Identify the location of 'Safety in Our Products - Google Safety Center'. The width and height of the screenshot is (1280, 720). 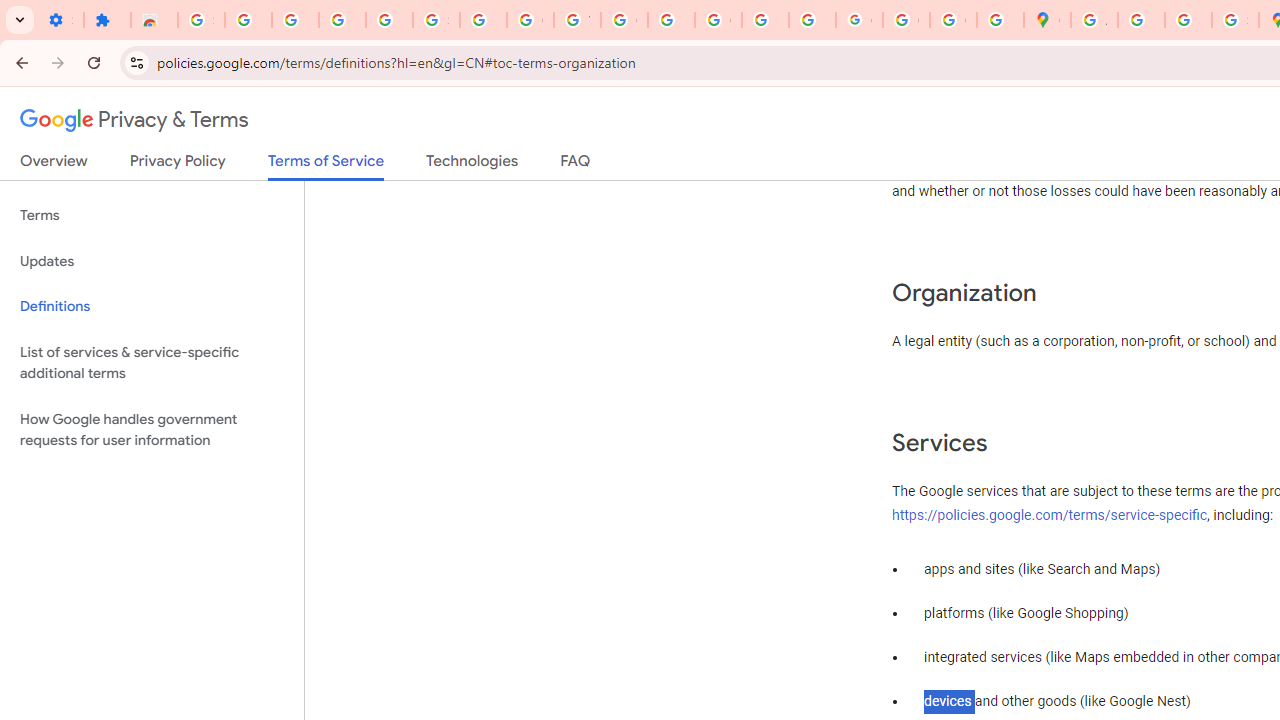
(1234, 20).